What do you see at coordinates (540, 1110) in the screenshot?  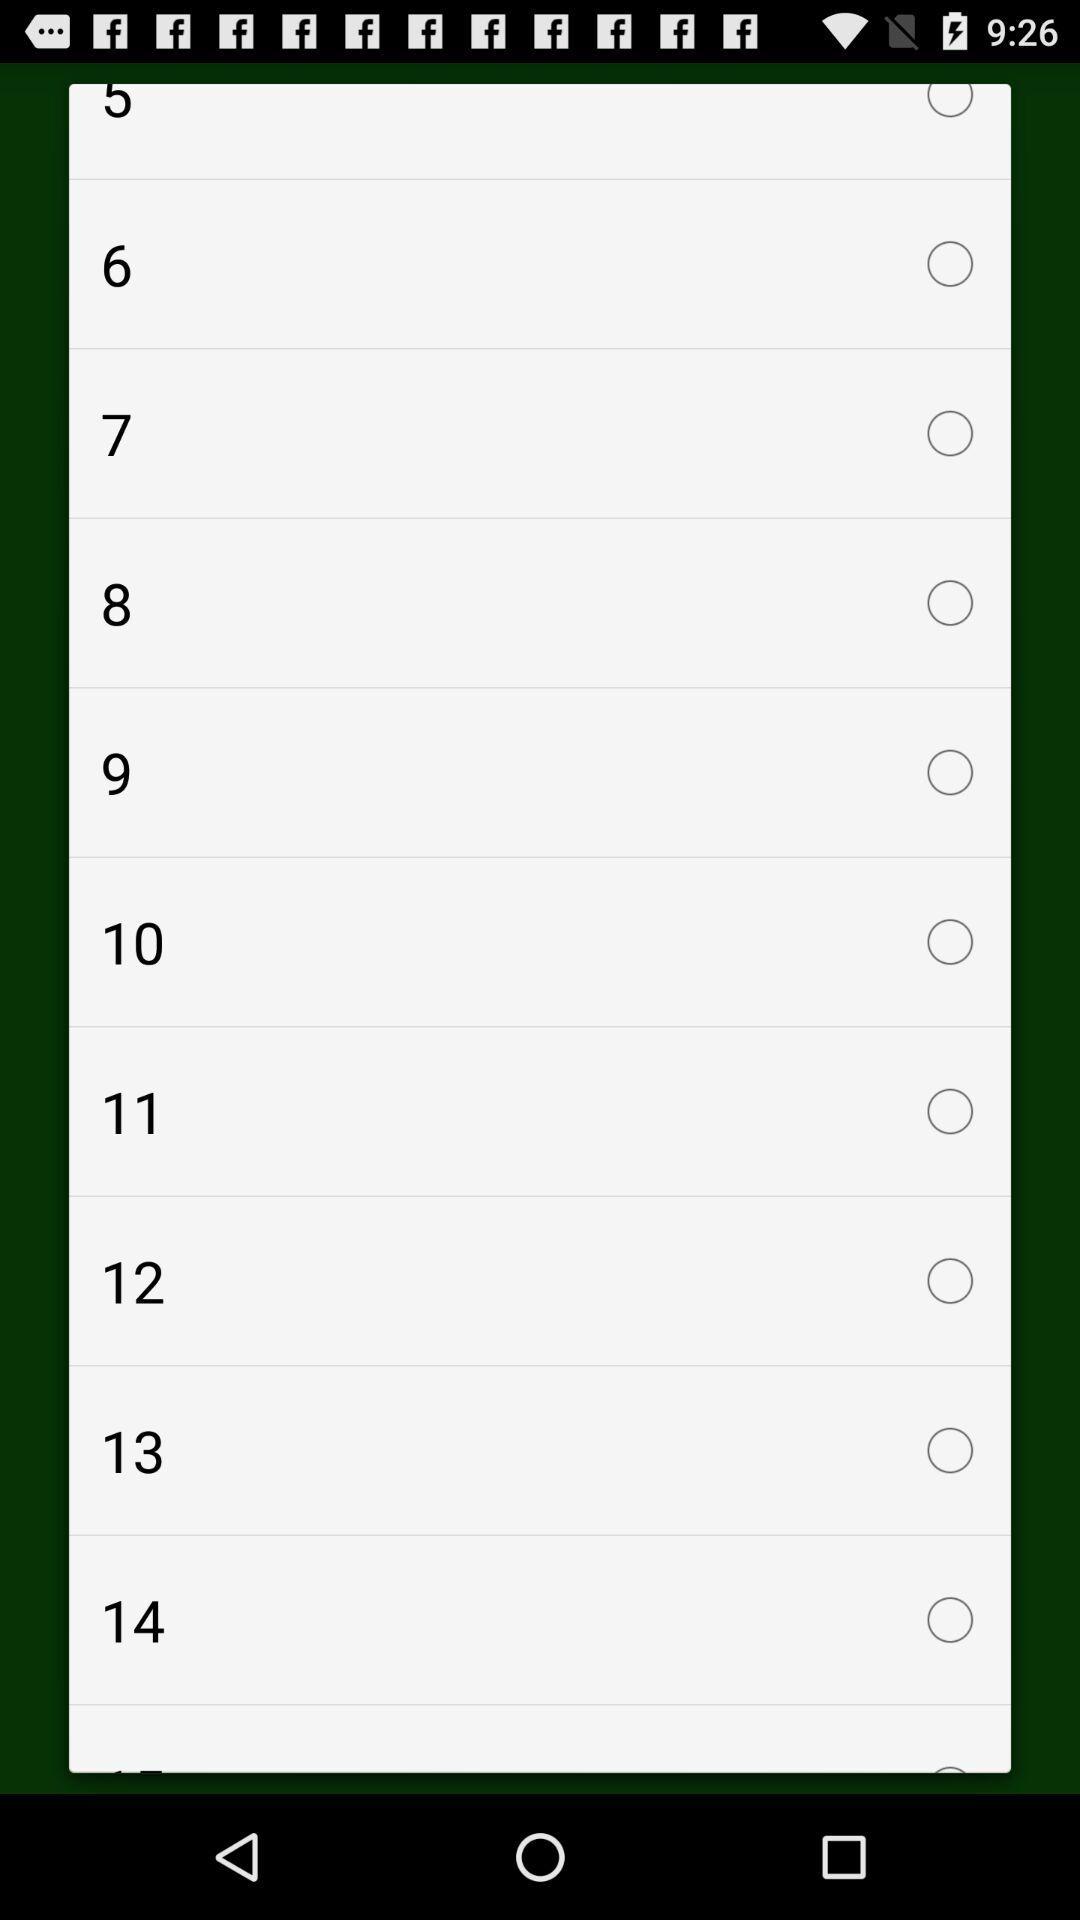 I see `checkbox above the 12 checkbox` at bounding box center [540, 1110].